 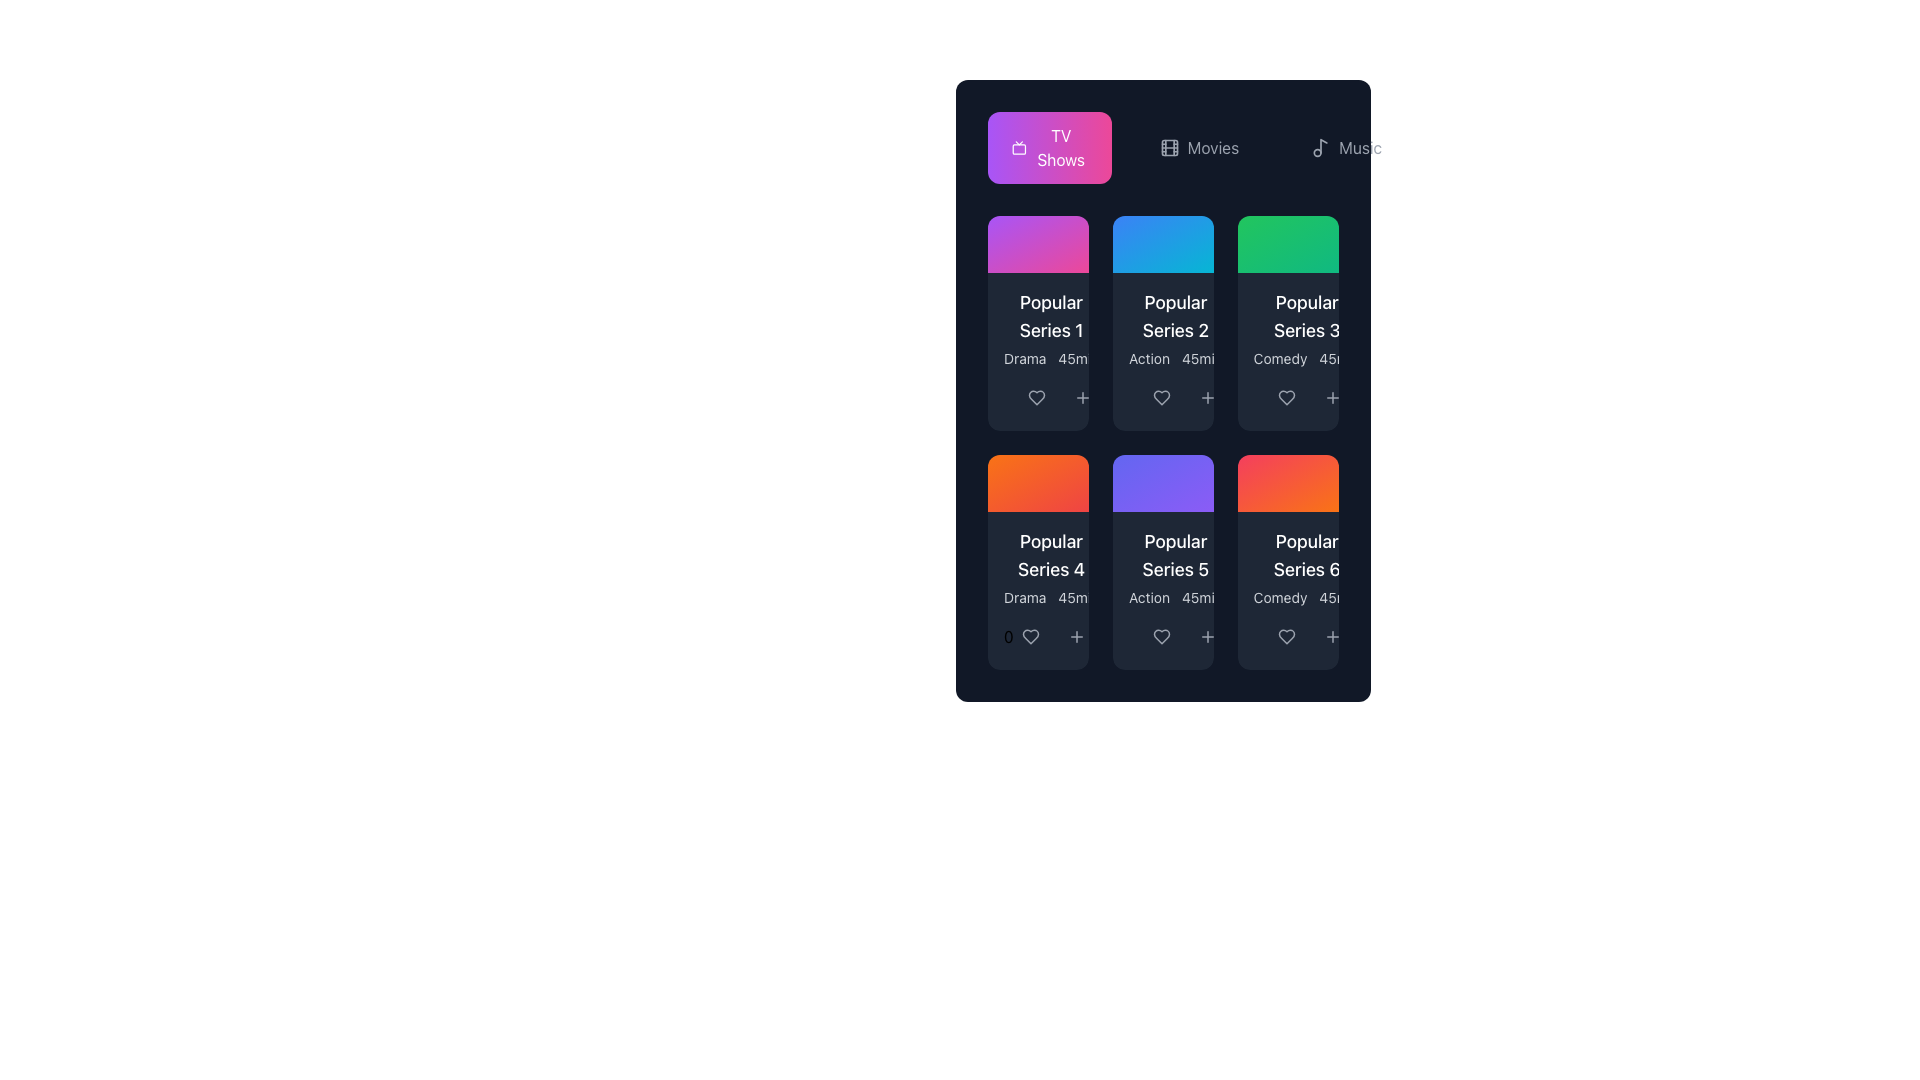 What do you see at coordinates (1038, 562) in the screenshot?
I see `the 'Popular Series 4' text on the orange to red gradient card located in the bottom-left corner of the grid layout` at bounding box center [1038, 562].